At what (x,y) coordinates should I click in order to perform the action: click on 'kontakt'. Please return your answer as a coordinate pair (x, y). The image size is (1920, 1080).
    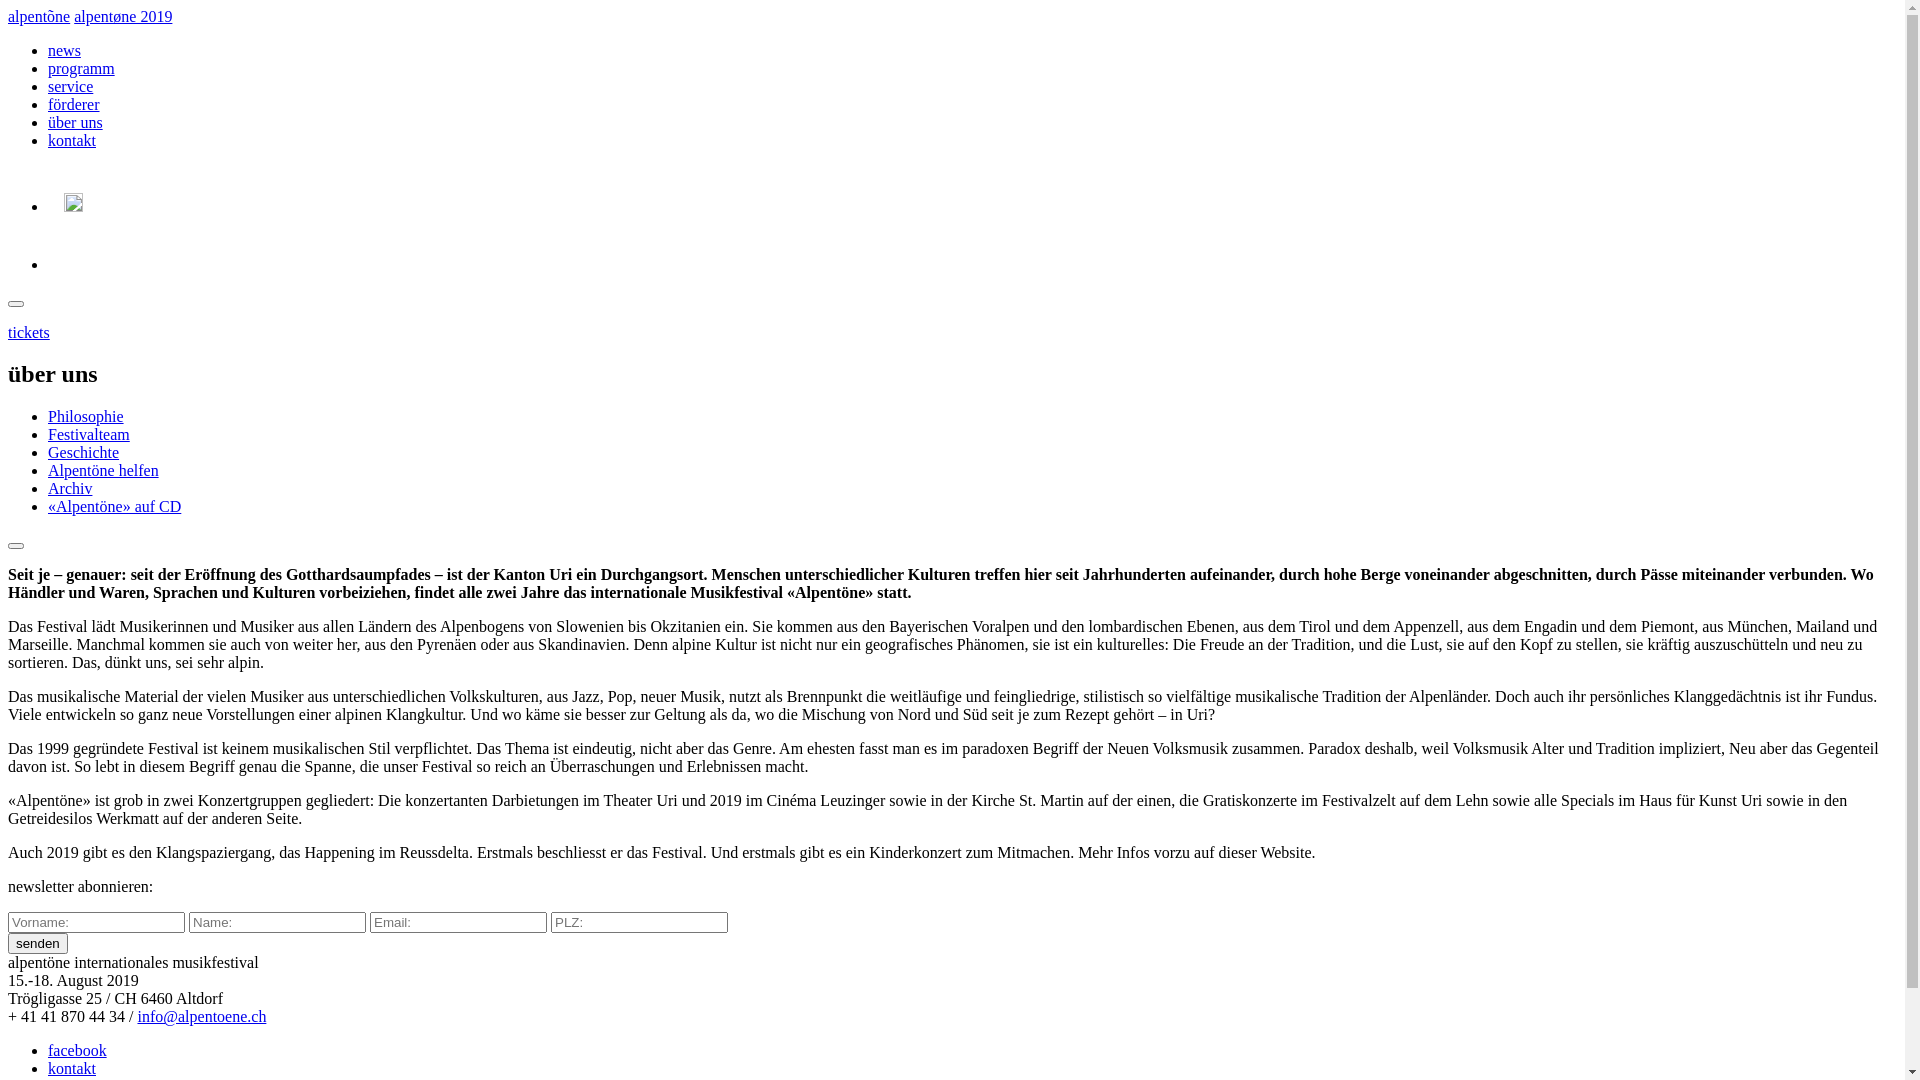
    Looking at the image, I should click on (72, 139).